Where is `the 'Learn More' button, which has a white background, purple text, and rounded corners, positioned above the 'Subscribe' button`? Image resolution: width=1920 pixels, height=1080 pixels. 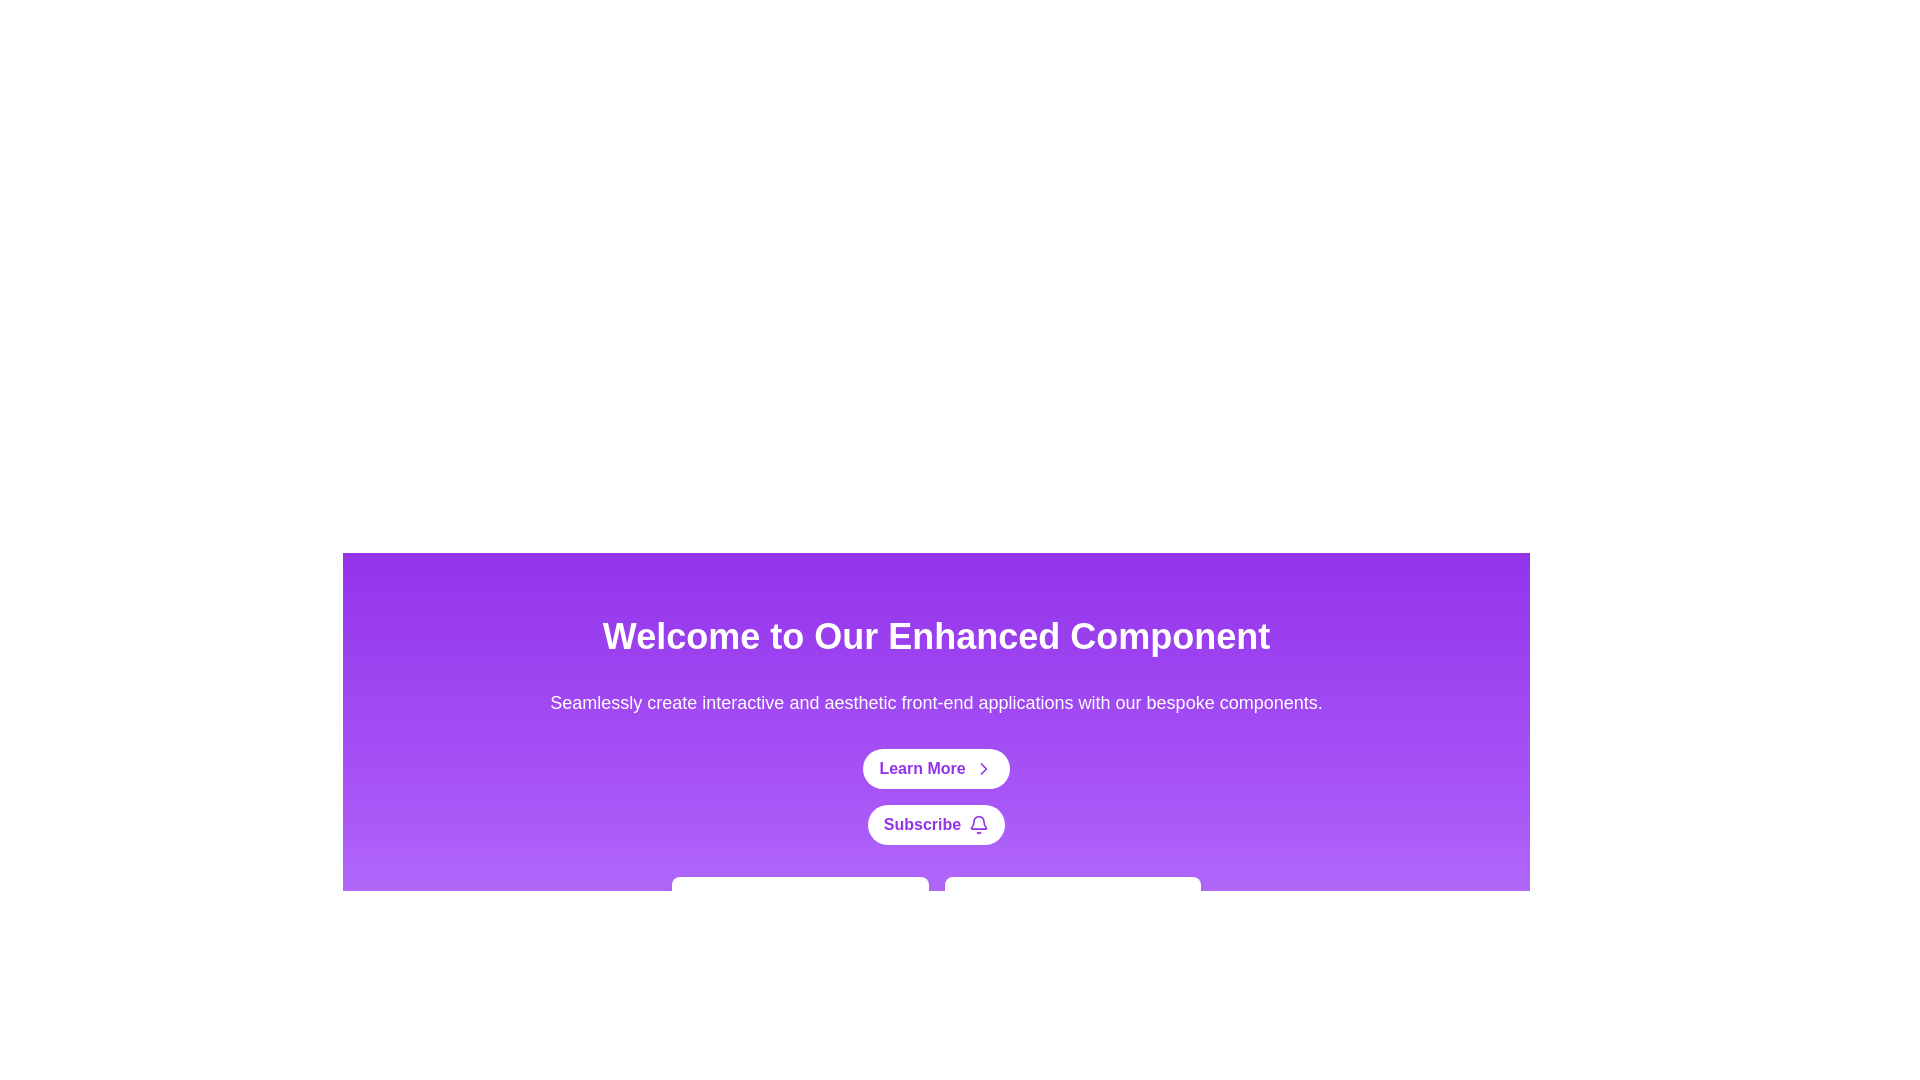 the 'Learn More' button, which has a white background, purple text, and rounded corners, positioned above the 'Subscribe' button is located at coordinates (935, 767).